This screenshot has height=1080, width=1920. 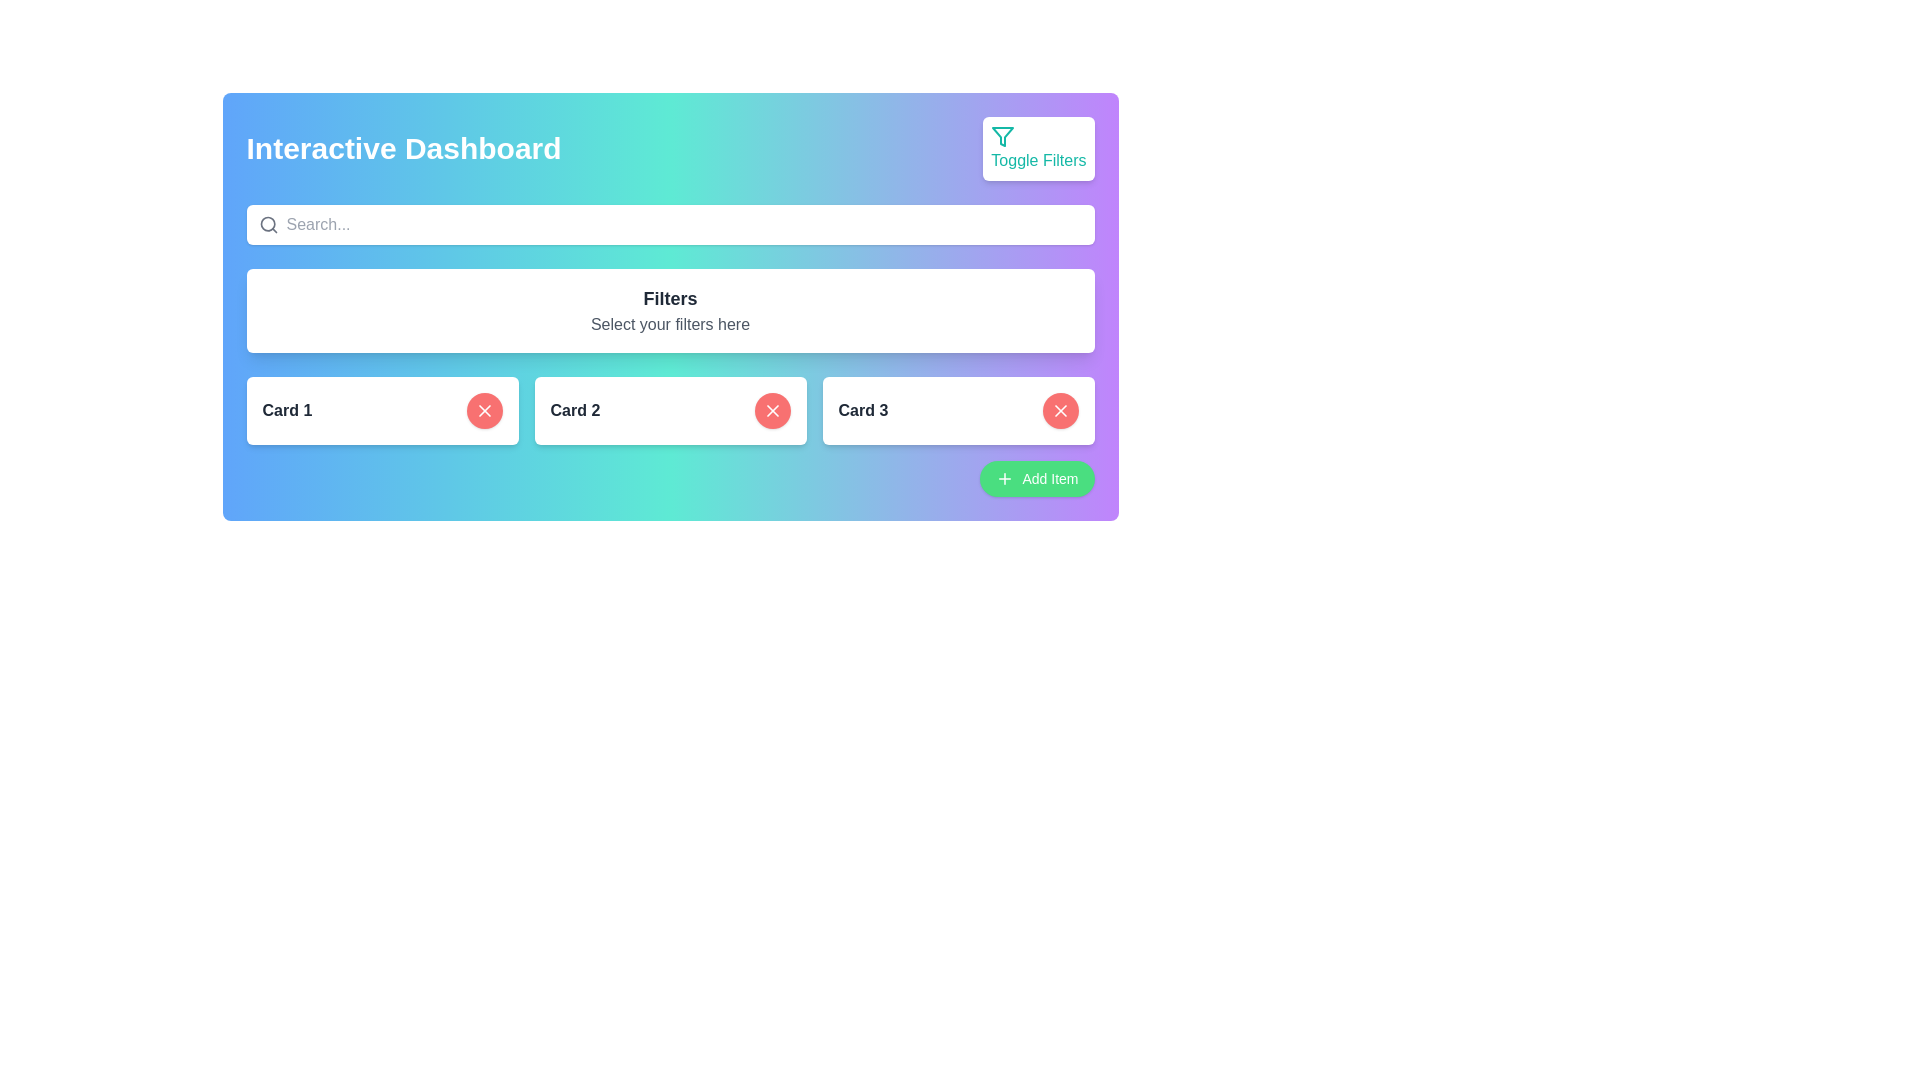 I want to click on the Heading label that identifies the interface as 'Interactive Dashboard' located at the top-left of the header section, so click(x=402, y=148).